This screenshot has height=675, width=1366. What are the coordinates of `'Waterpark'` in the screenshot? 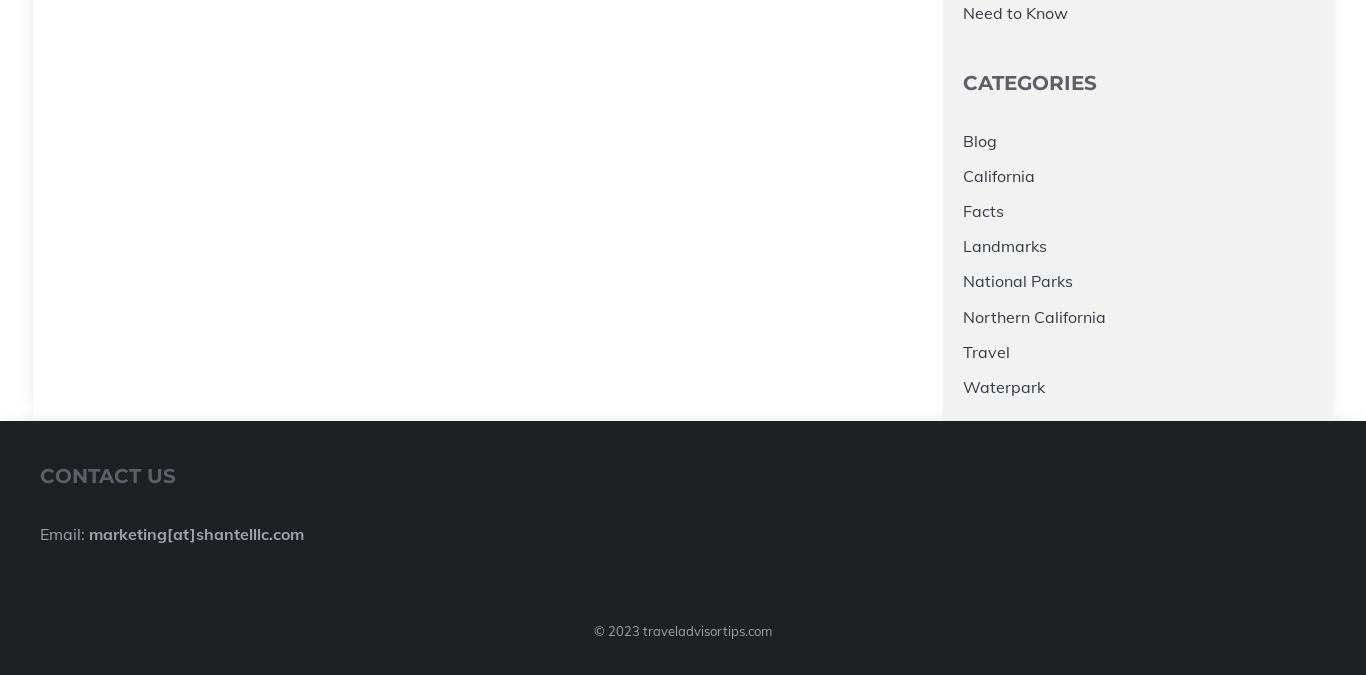 It's located at (1004, 386).